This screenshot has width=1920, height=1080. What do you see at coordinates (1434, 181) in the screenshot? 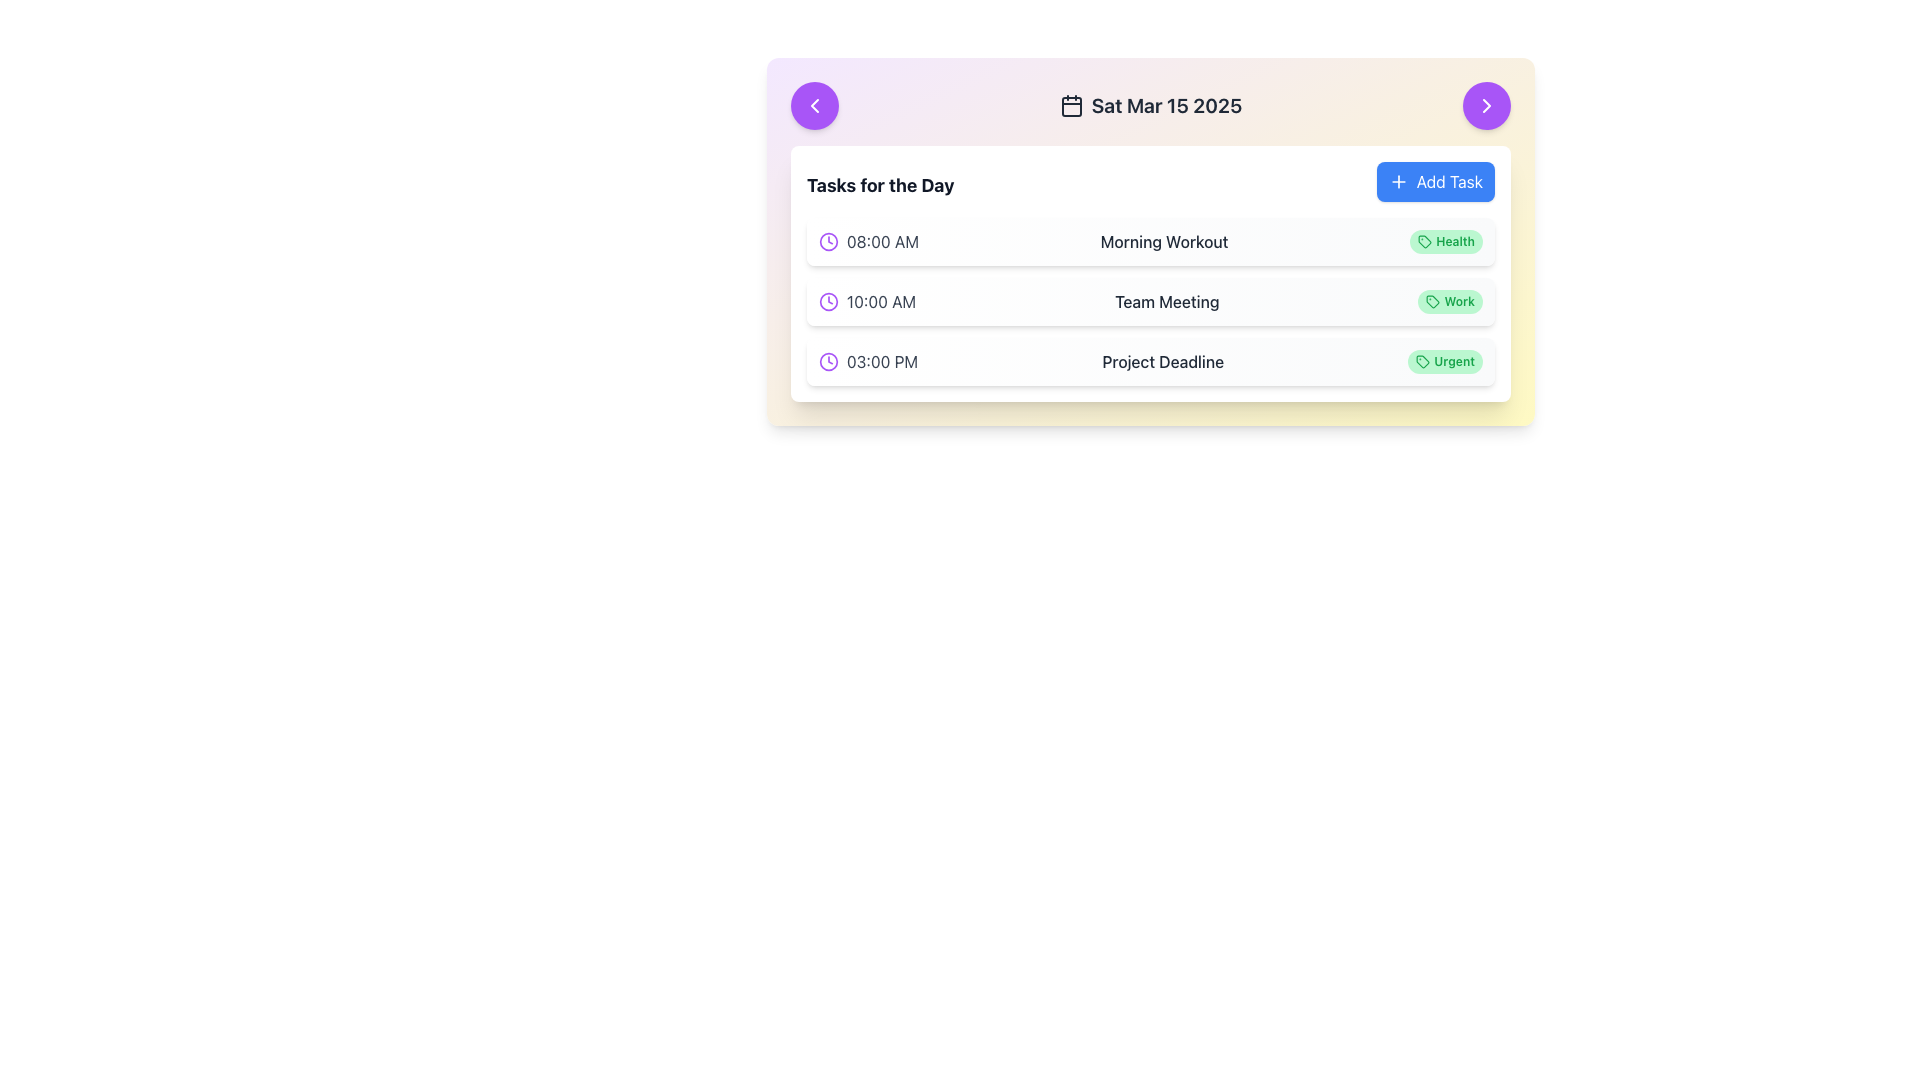
I see `the button located at the top-right corner of the 'Tasks for the Day' section to observe visual feedback` at bounding box center [1434, 181].